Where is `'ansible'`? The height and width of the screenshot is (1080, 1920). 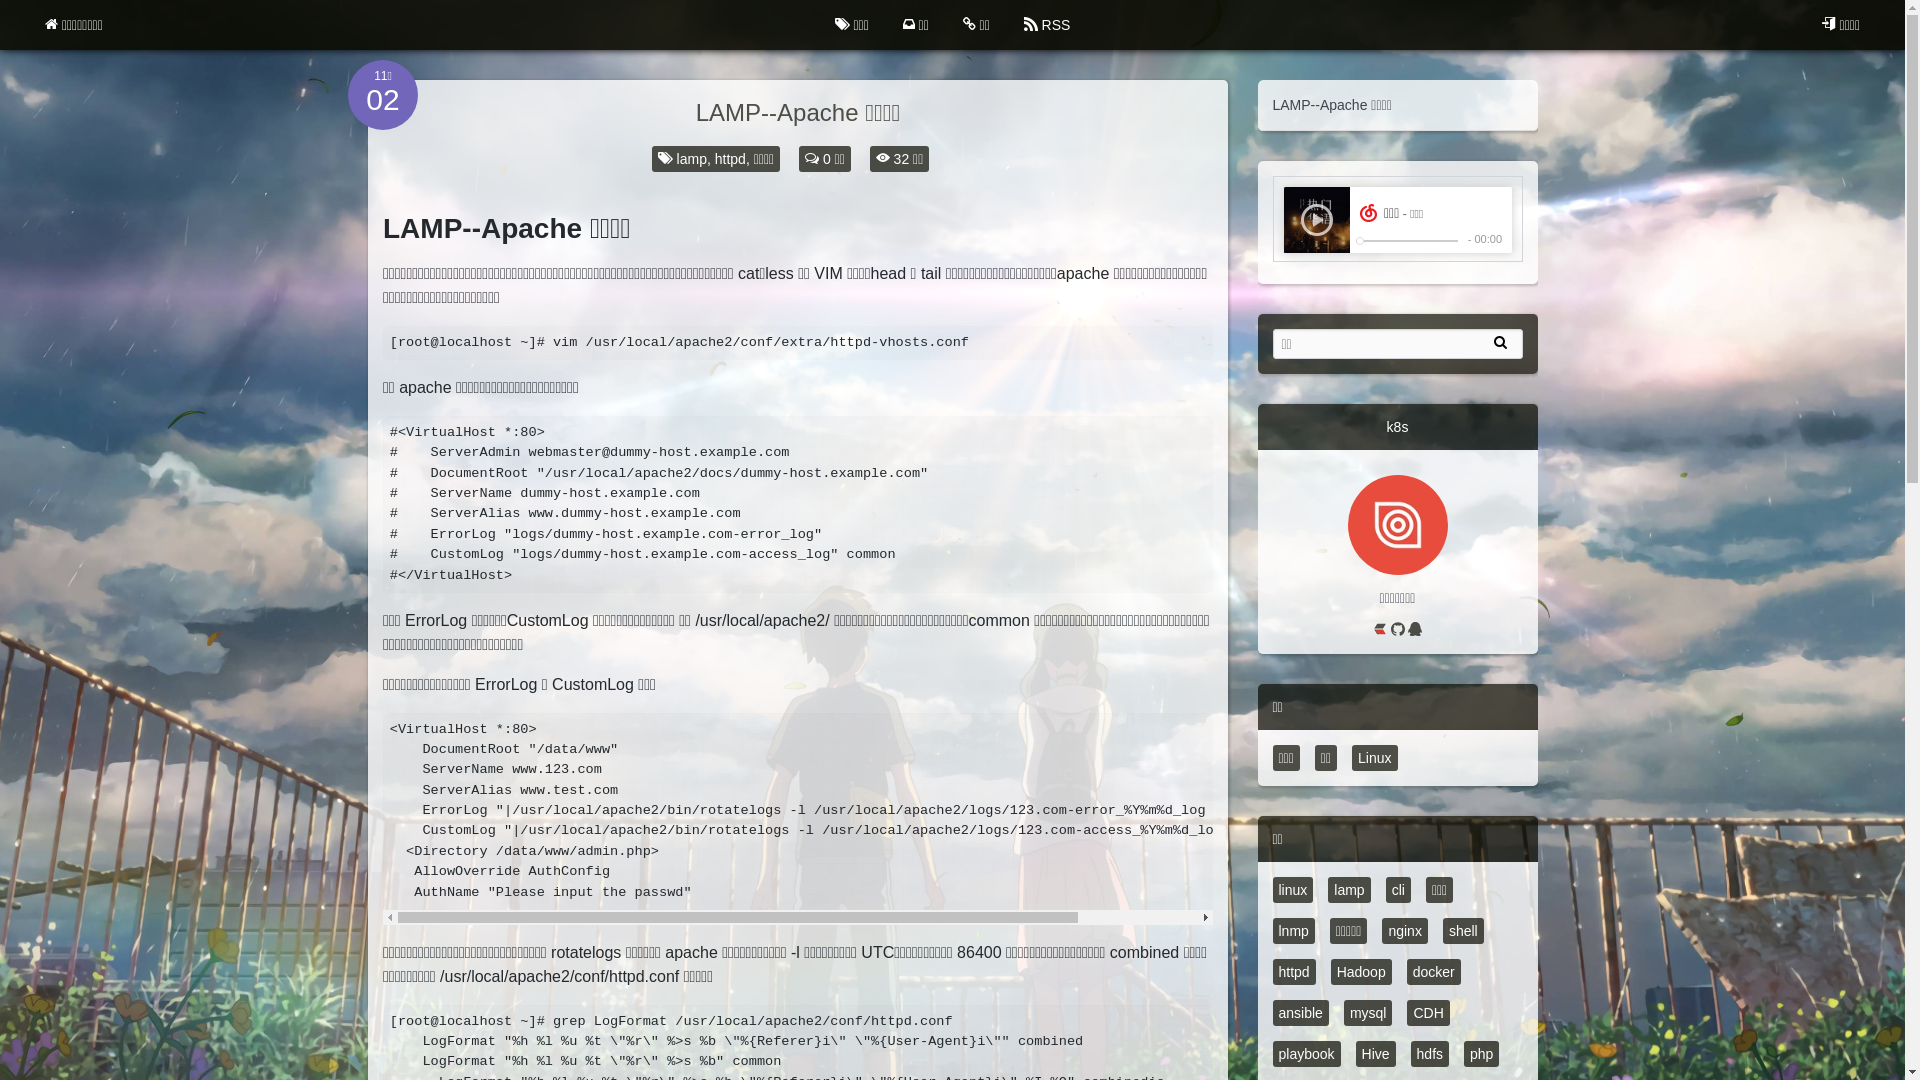
'ansible' is located at coordinates (1300, 1013).